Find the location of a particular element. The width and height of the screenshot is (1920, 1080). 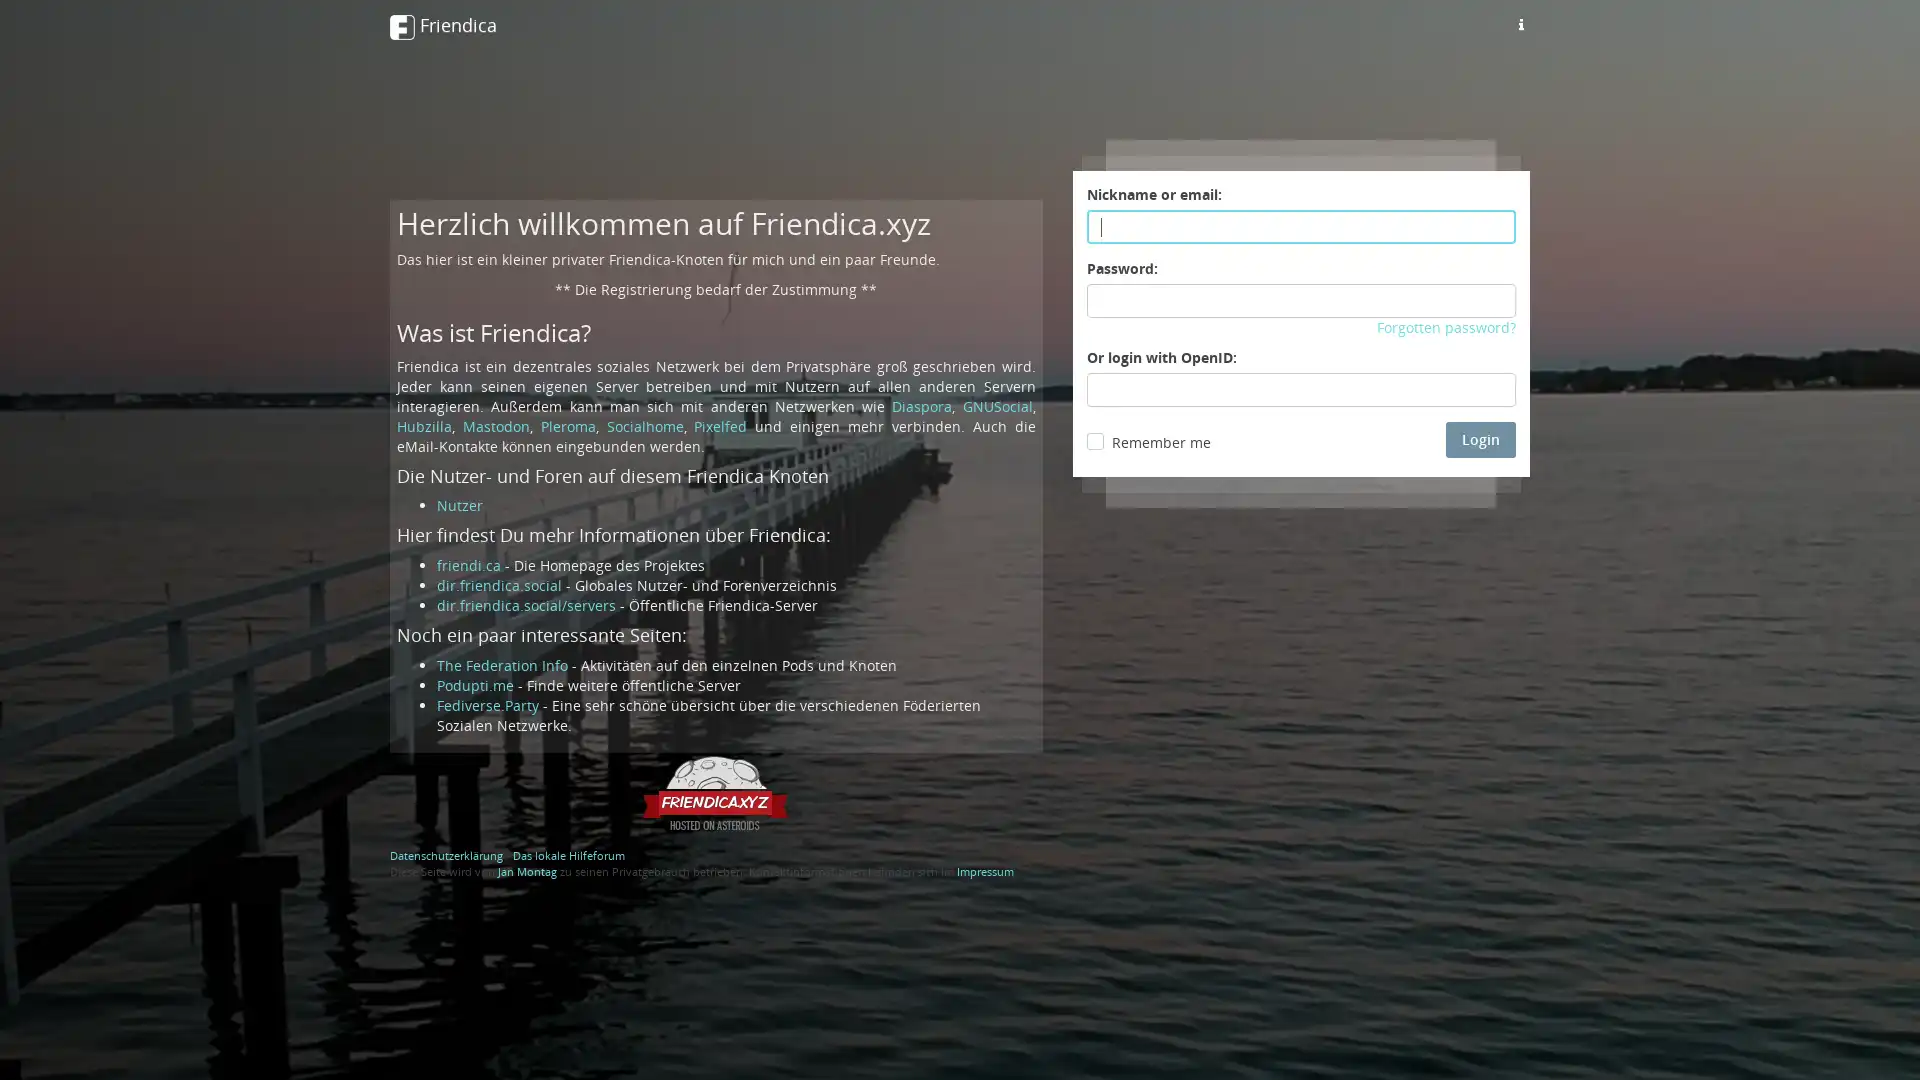

Login is located at coordinates (1481, 438).